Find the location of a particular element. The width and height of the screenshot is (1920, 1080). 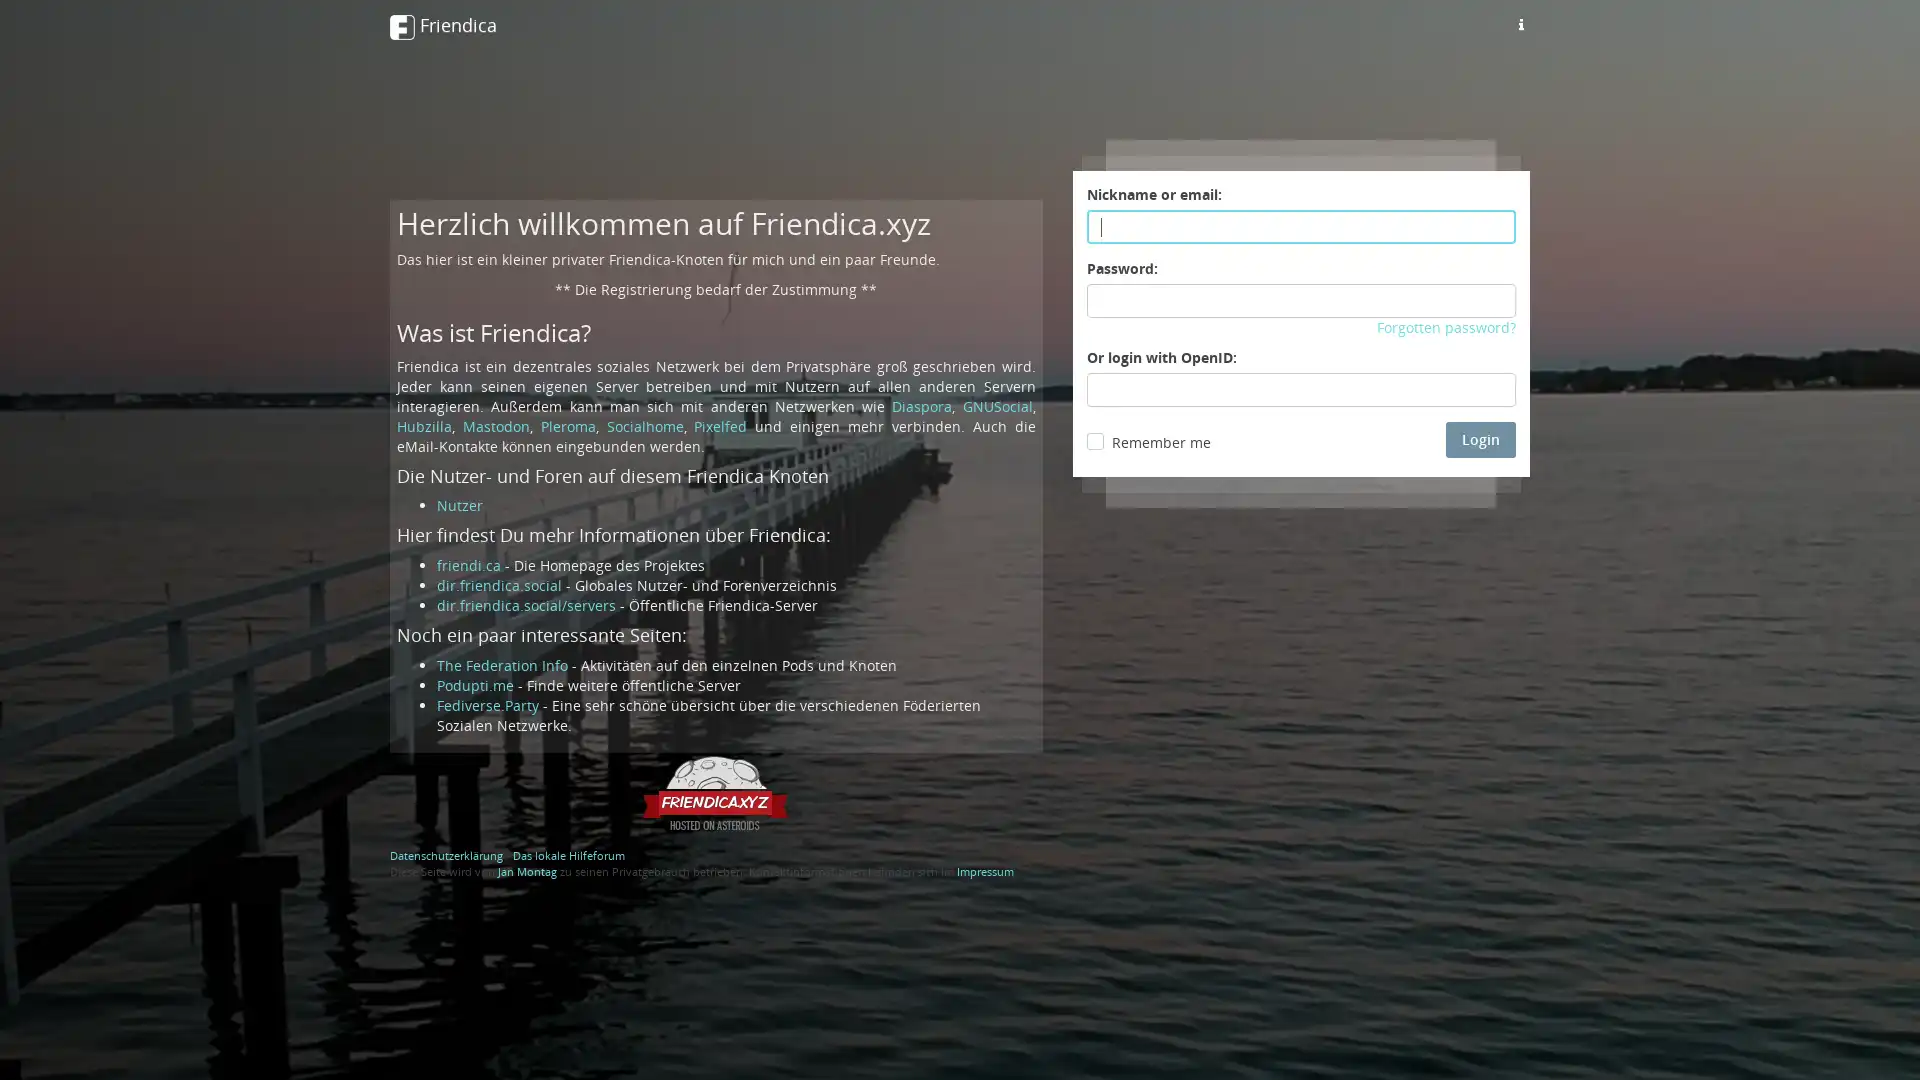

Login is located at coordinates (1481, 438).